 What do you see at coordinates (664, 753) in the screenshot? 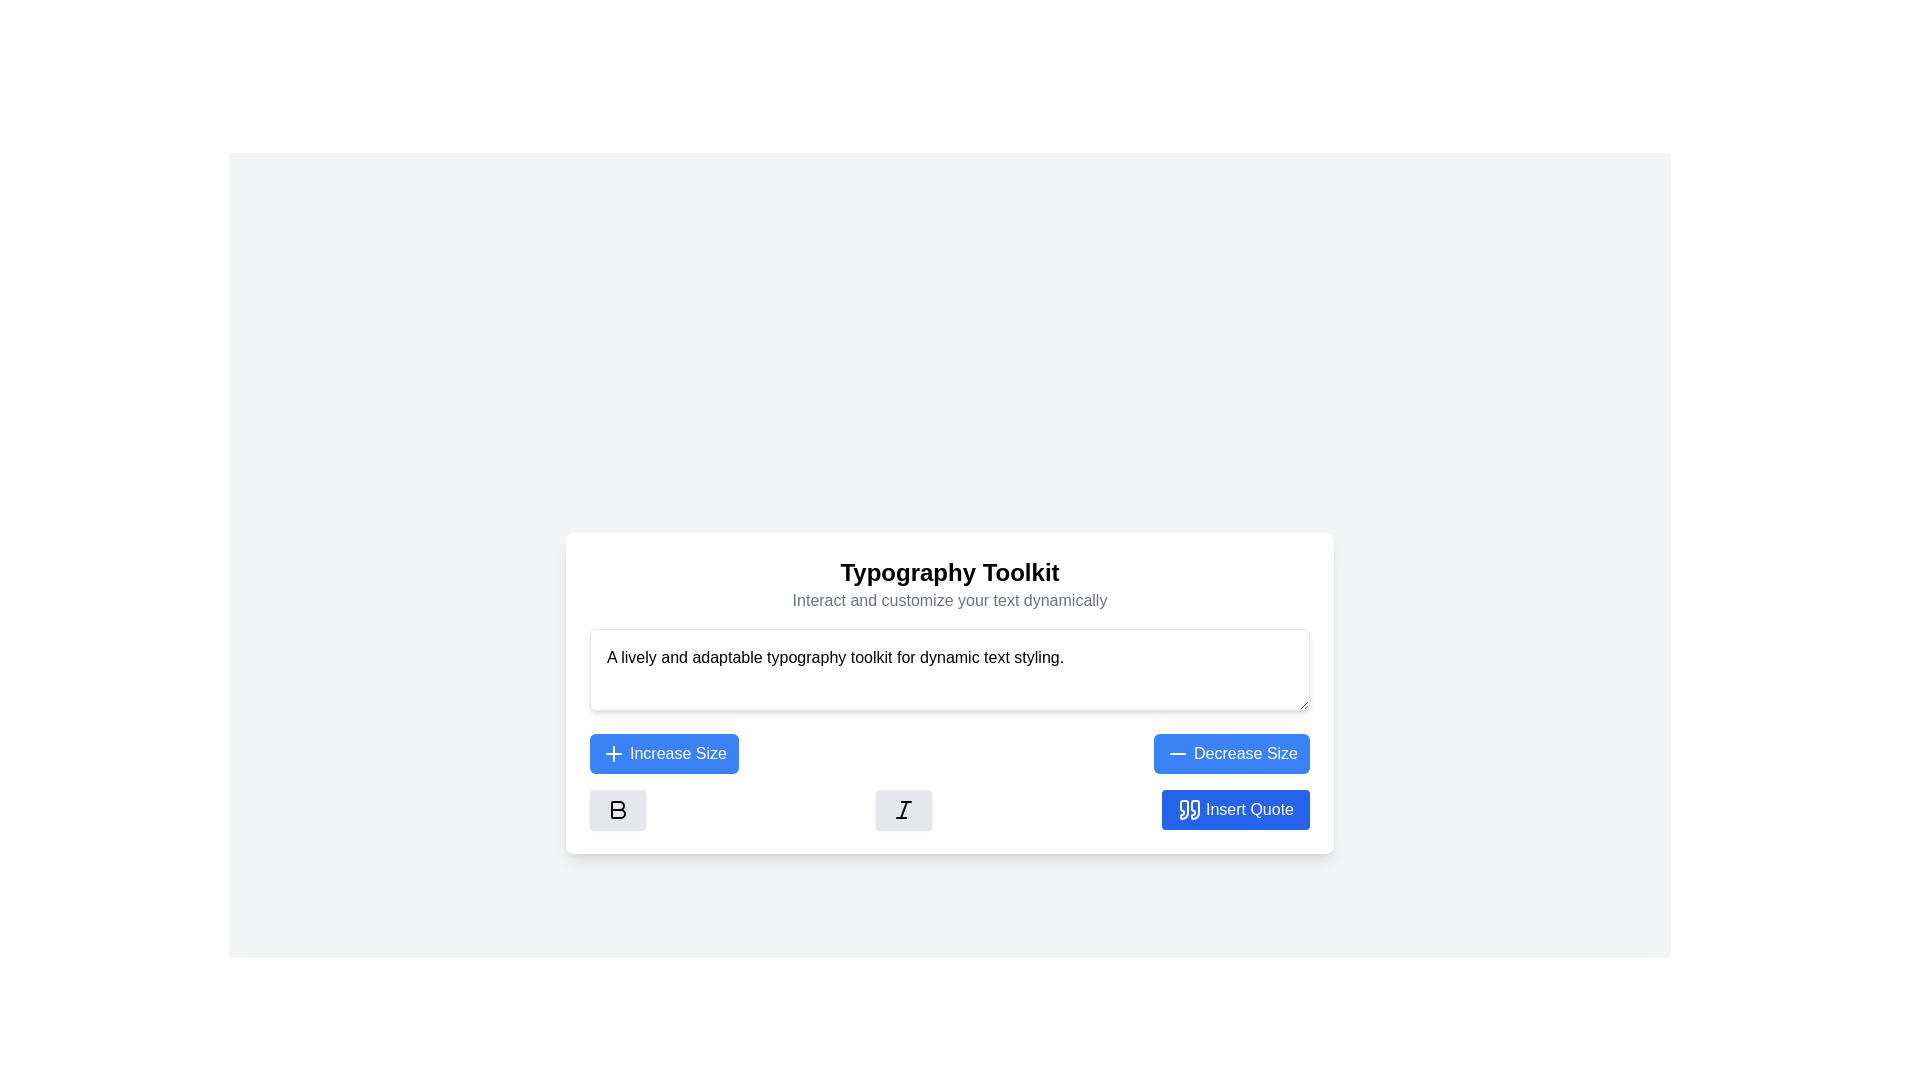
I see `the blue rectangular button with rounded corners labeled 'Increase Size'` at bounding box center [664, 753].